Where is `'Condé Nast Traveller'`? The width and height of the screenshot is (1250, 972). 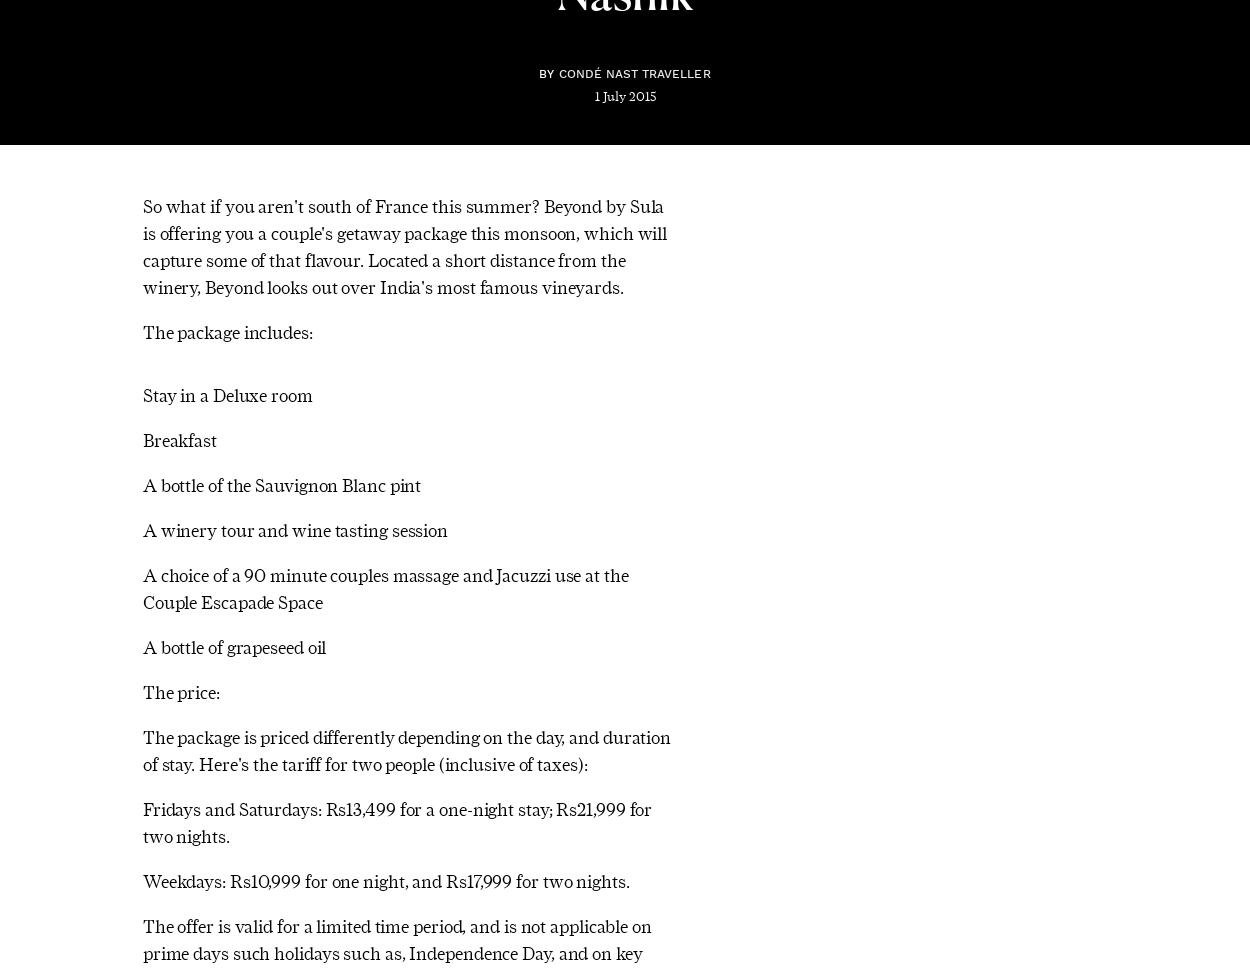
'Condé Nast Traveller' is located at coordinates (634, 71).